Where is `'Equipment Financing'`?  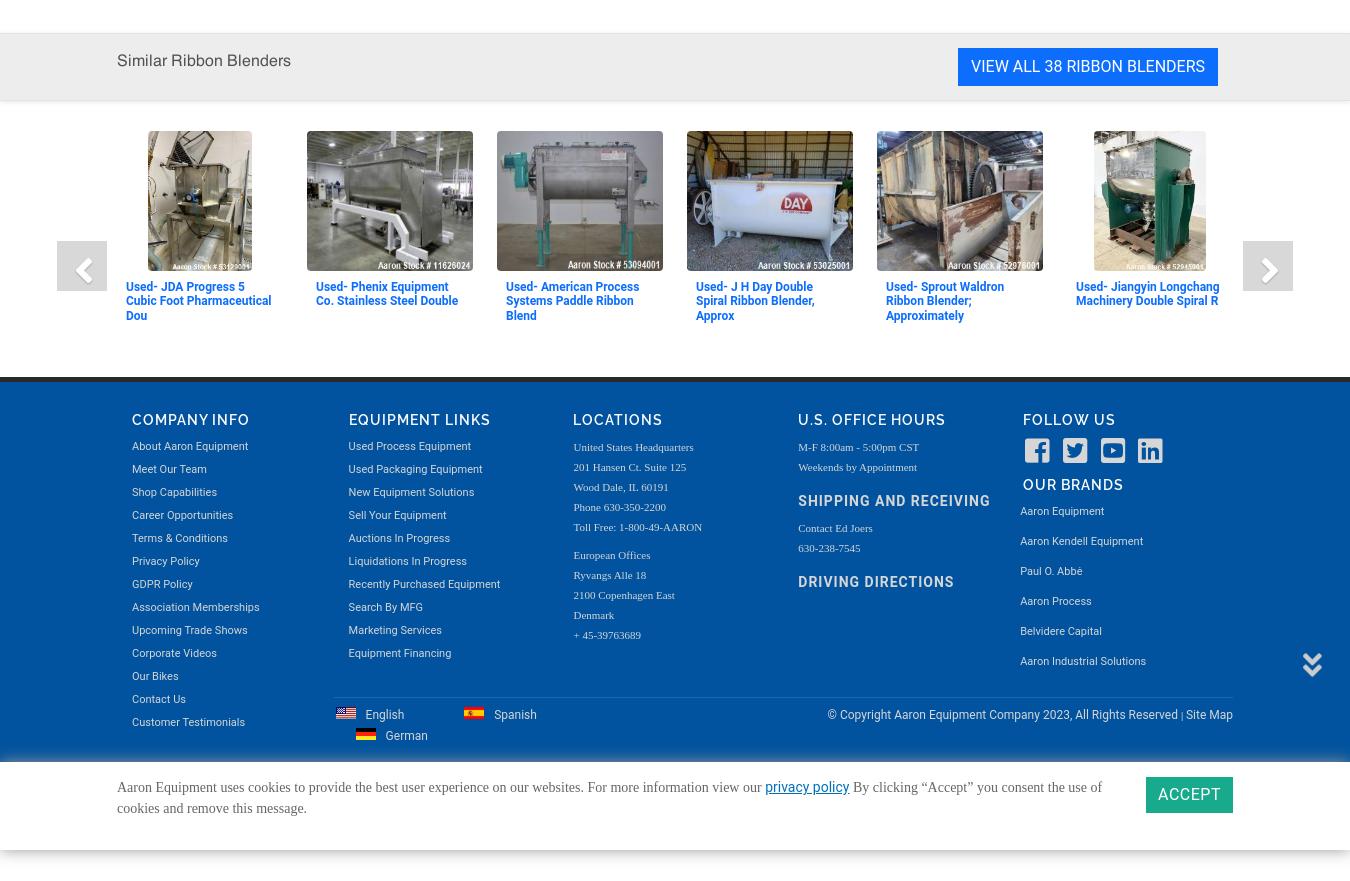 'Equipment Financing' is located at coordinates (399, 40).